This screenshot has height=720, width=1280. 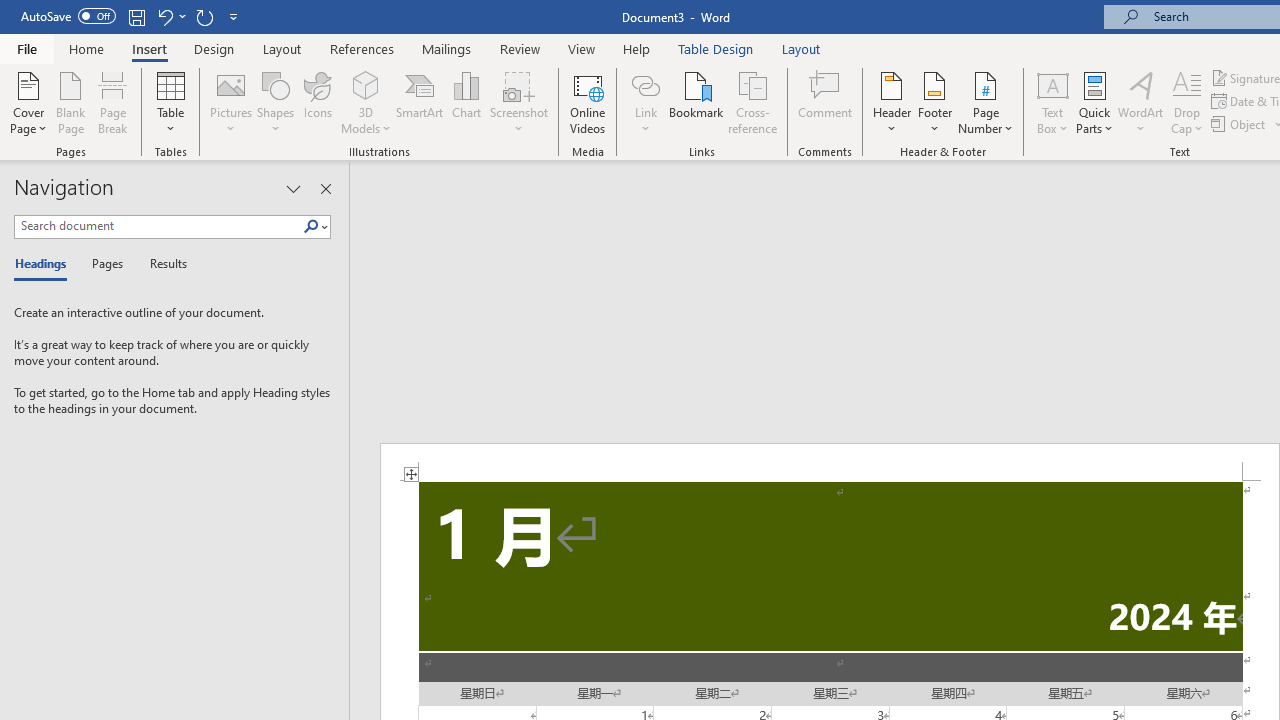 What do you see at coordinates (1141, 103) in the screenshot?
I see `'WordArt'` at bounding box center [1141, 103].